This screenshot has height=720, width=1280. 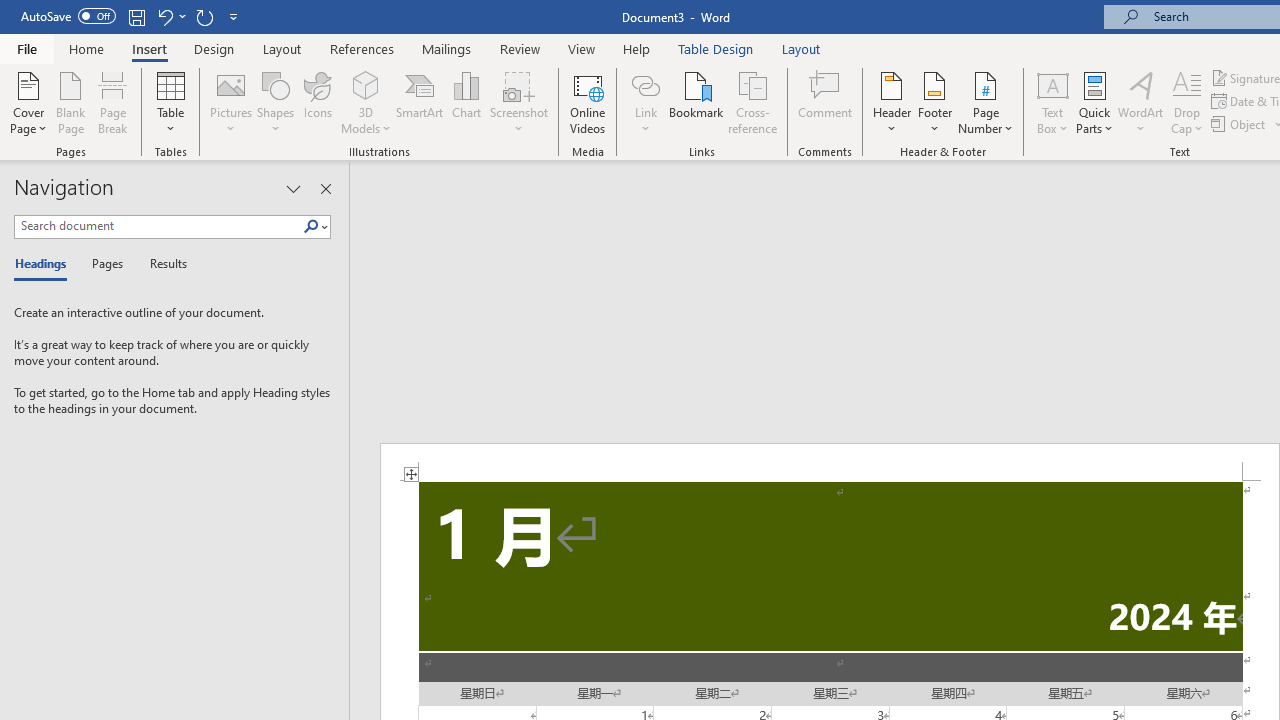 What do you see at coordinates (1141, 103) in the screenshot?
I see `'WordArt'` at bounding box center [1141, 103].